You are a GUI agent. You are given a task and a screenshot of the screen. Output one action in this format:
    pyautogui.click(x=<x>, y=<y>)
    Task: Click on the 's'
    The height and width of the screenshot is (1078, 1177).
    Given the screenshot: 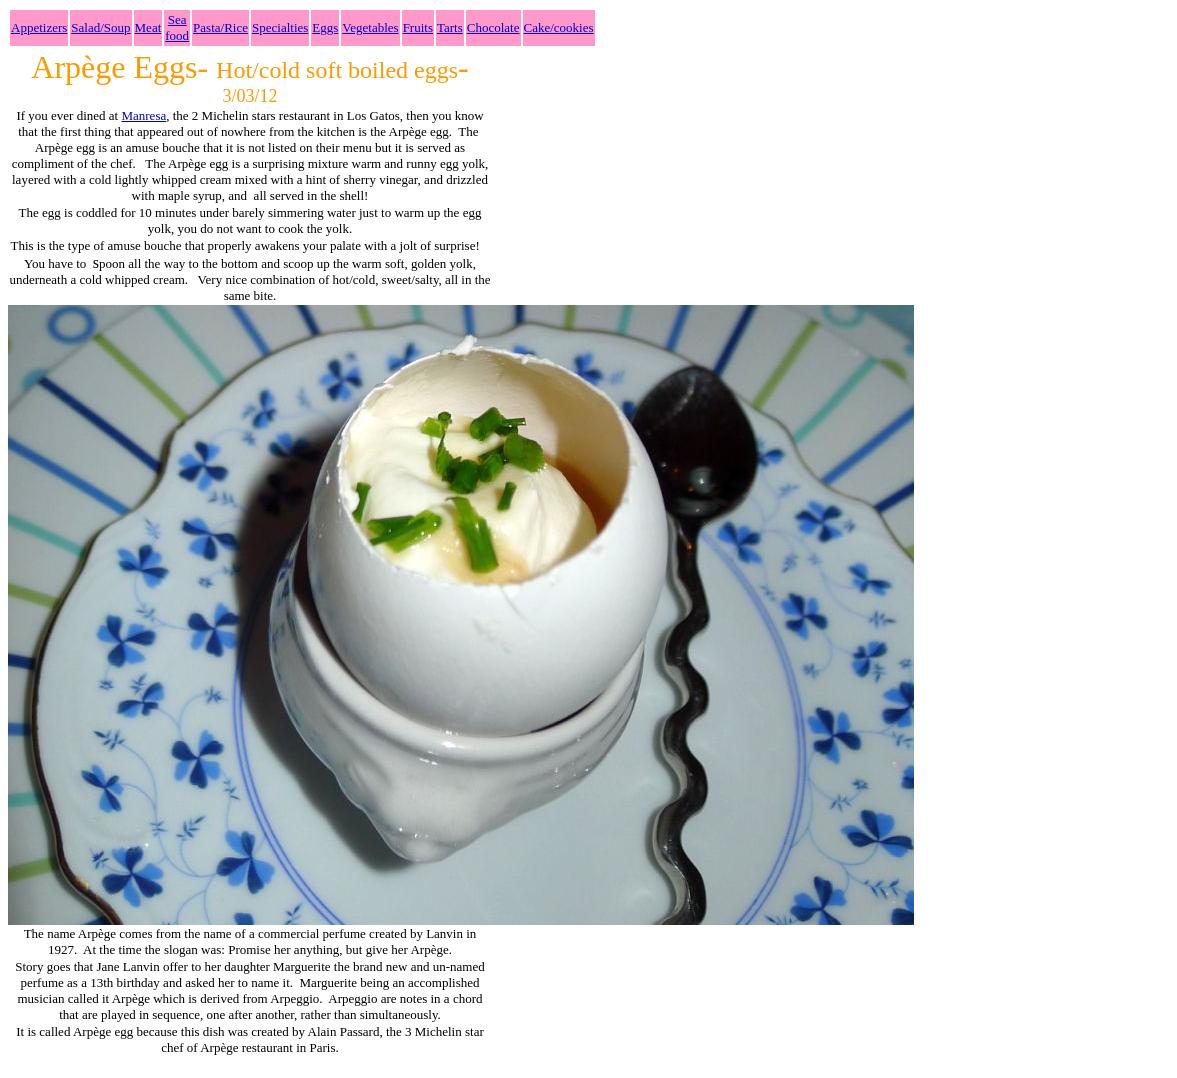 What is the action you would take?
    pyautogui.click(x=94, y=261)
    